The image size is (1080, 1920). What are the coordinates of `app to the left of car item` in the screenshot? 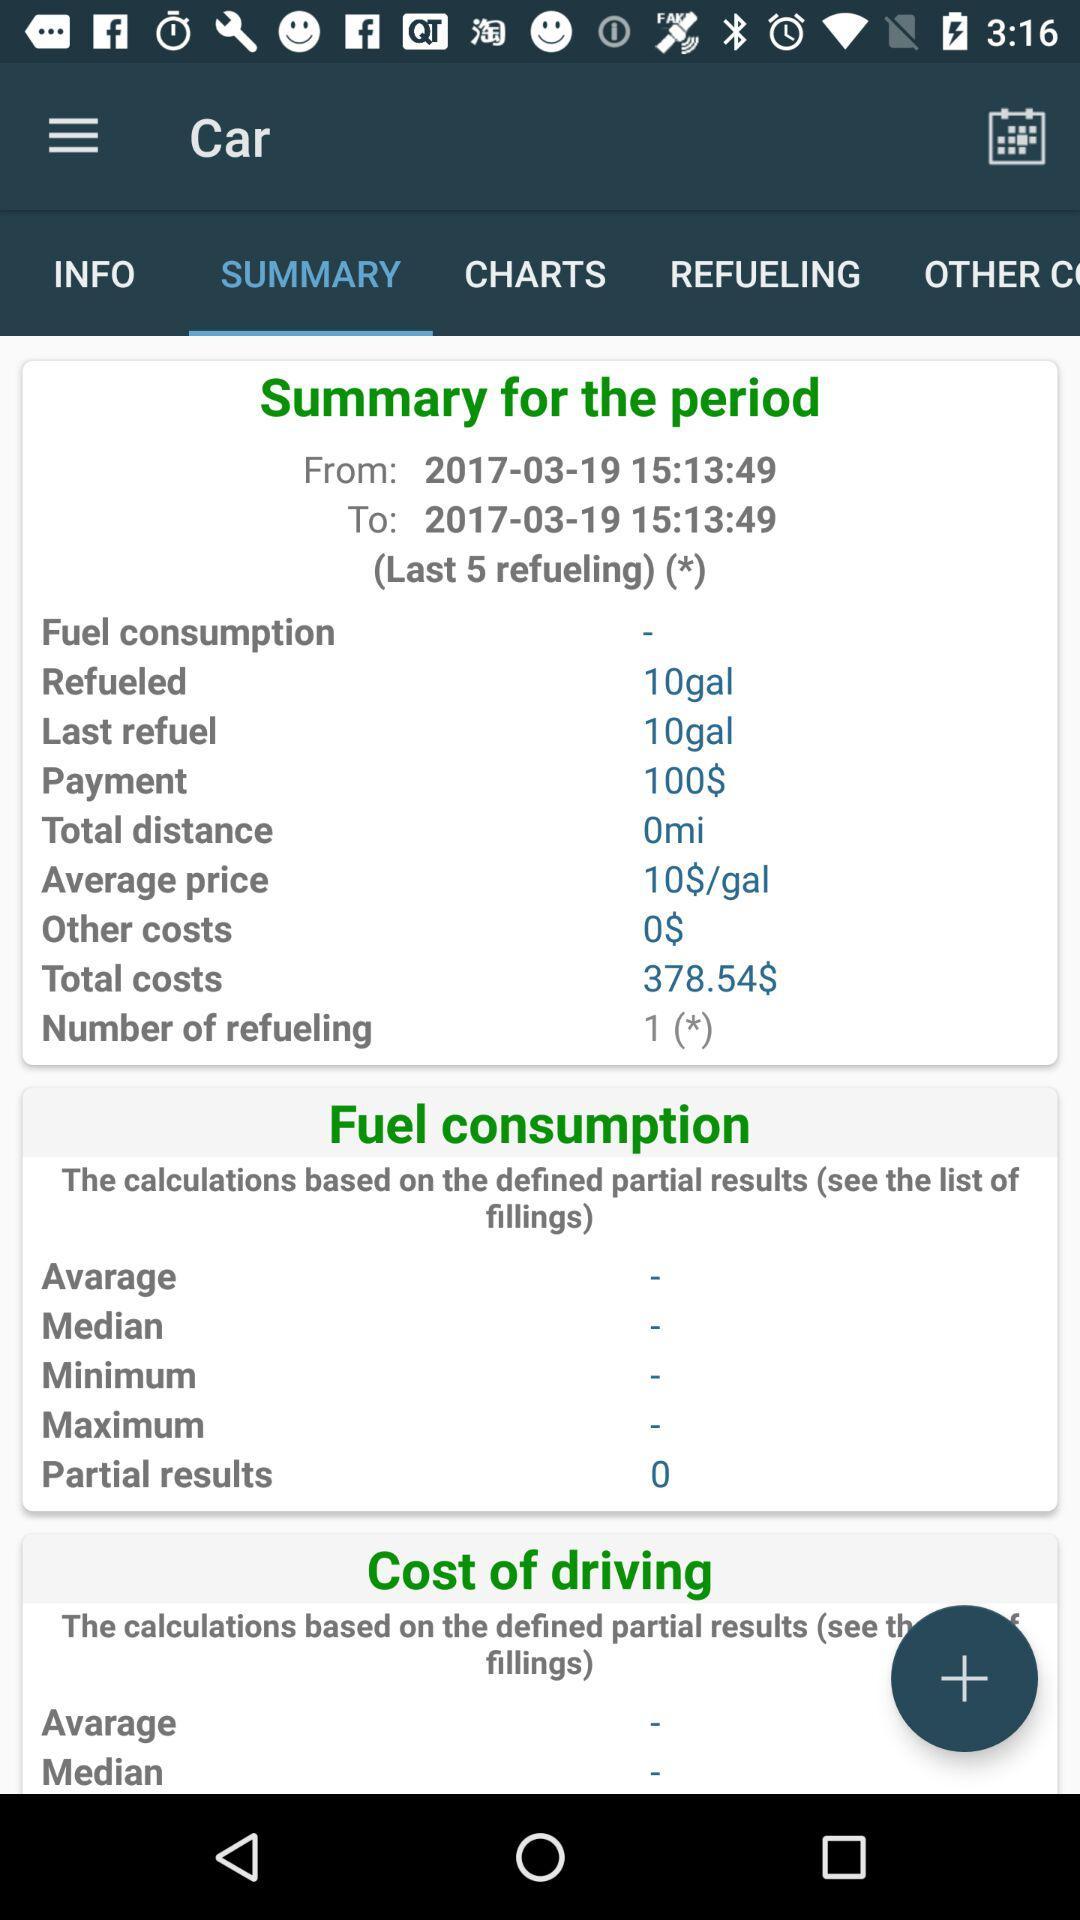 It's located at (72, 135).